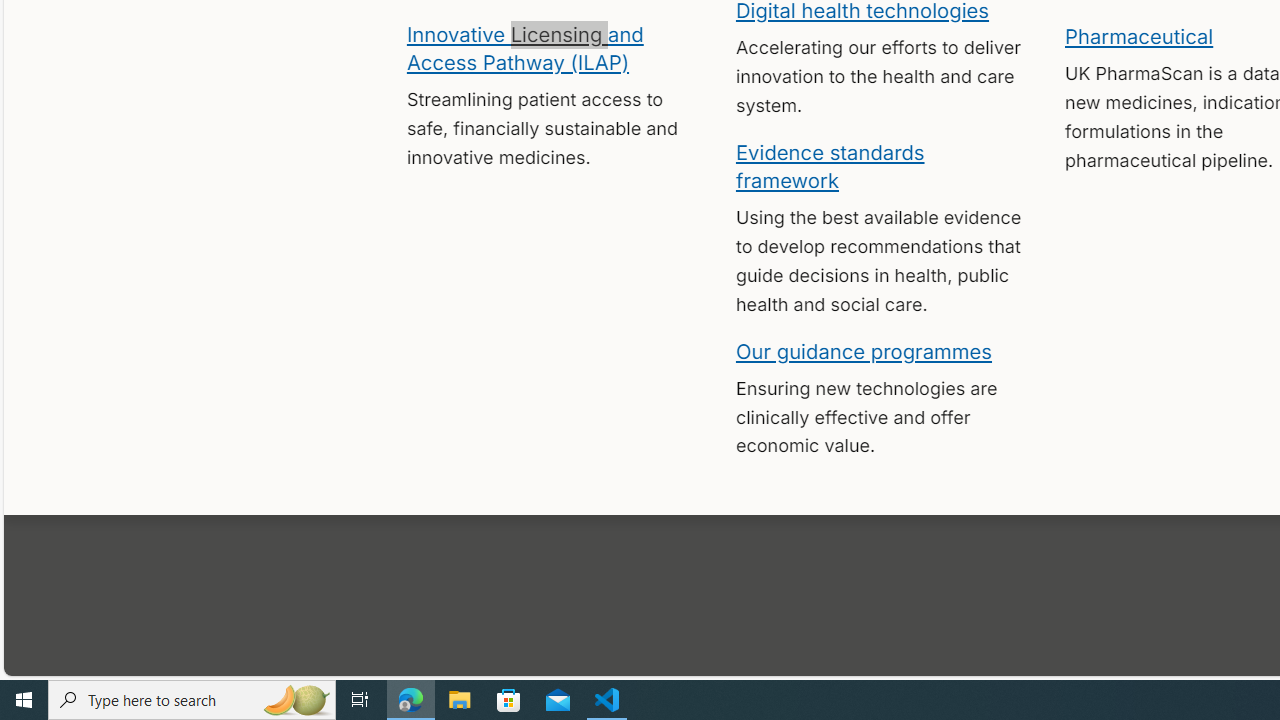 The height and width of the screenshot is (720, 1280). Describe the element at coordinates (524, 46) in the screenshot. I see `'Innovative Licensing and Access Pathway (ILAP)'` at that location.